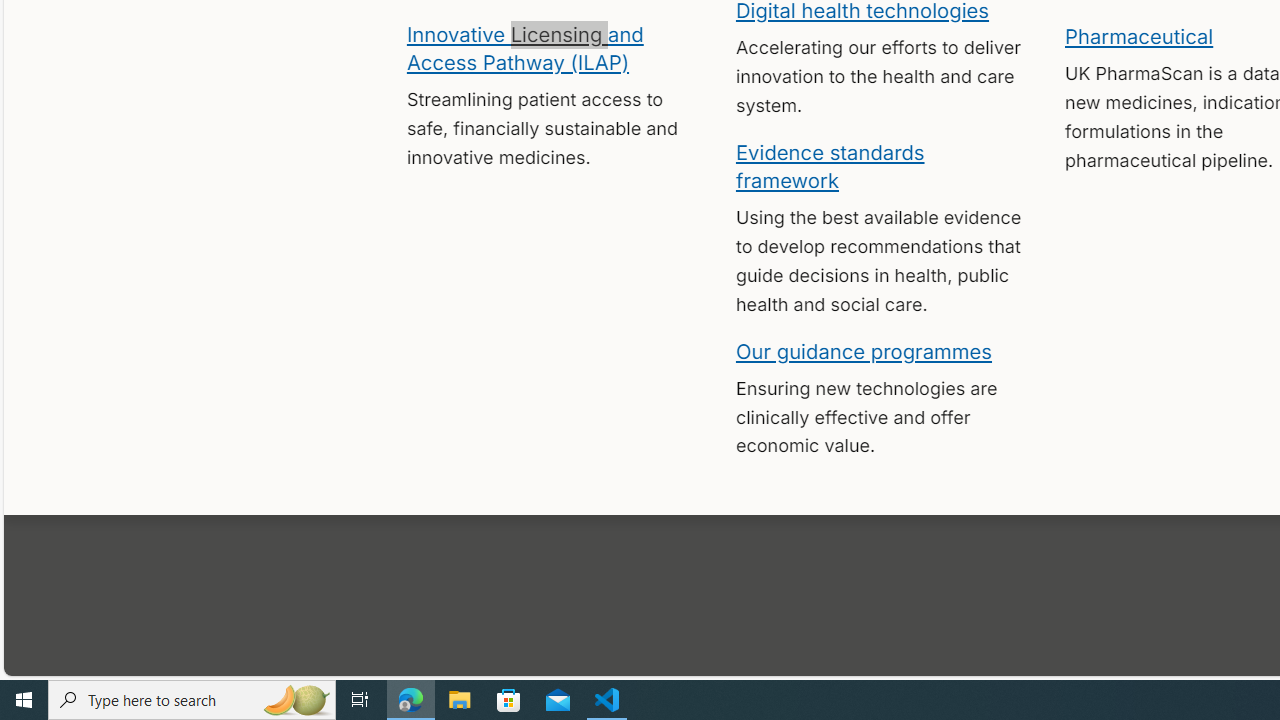 The height and width of the screenshot is (720, 1280). Describe the element at coordinates (524, 46) in the screenshot. I see `'Innovative Licensing and Access Pathway (ILAP)'` at that location.